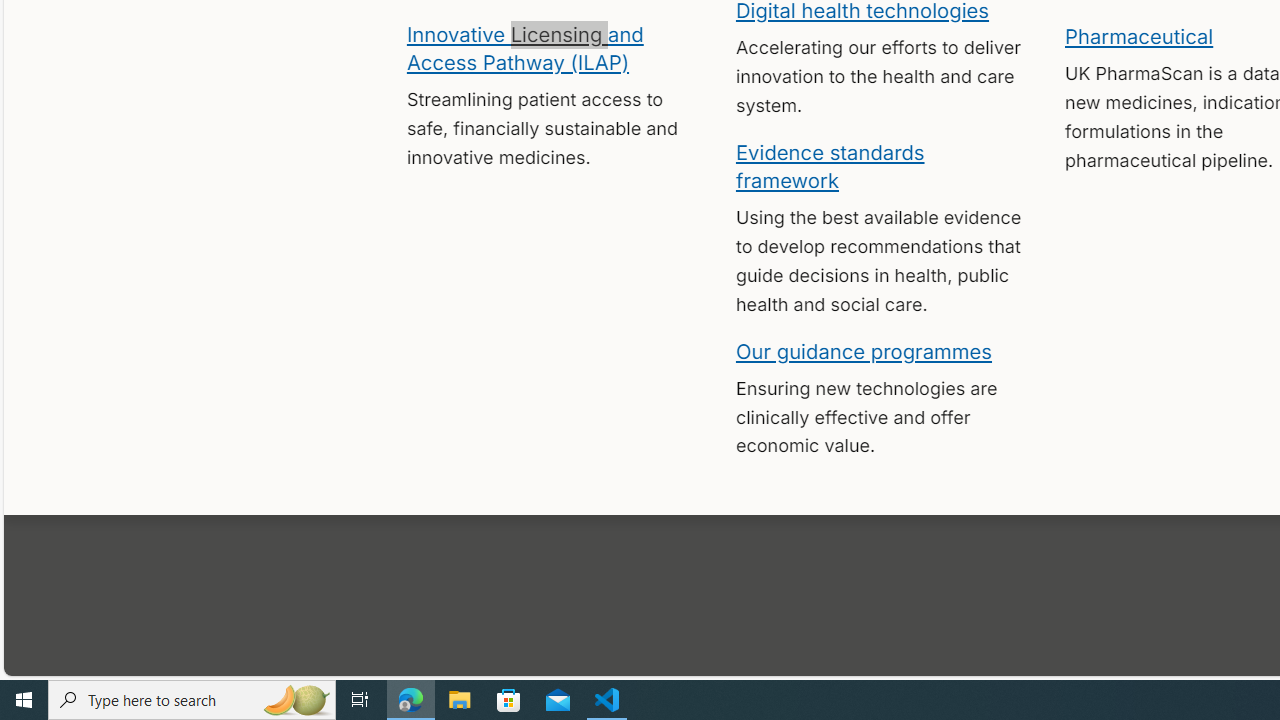 The height and width of the screenshot is (720, 1280). Describe the element at coordinates (524, 46) in the screenshot. I see `'Innovative Licensing and Access Pathway (ILAP)'` at that location.